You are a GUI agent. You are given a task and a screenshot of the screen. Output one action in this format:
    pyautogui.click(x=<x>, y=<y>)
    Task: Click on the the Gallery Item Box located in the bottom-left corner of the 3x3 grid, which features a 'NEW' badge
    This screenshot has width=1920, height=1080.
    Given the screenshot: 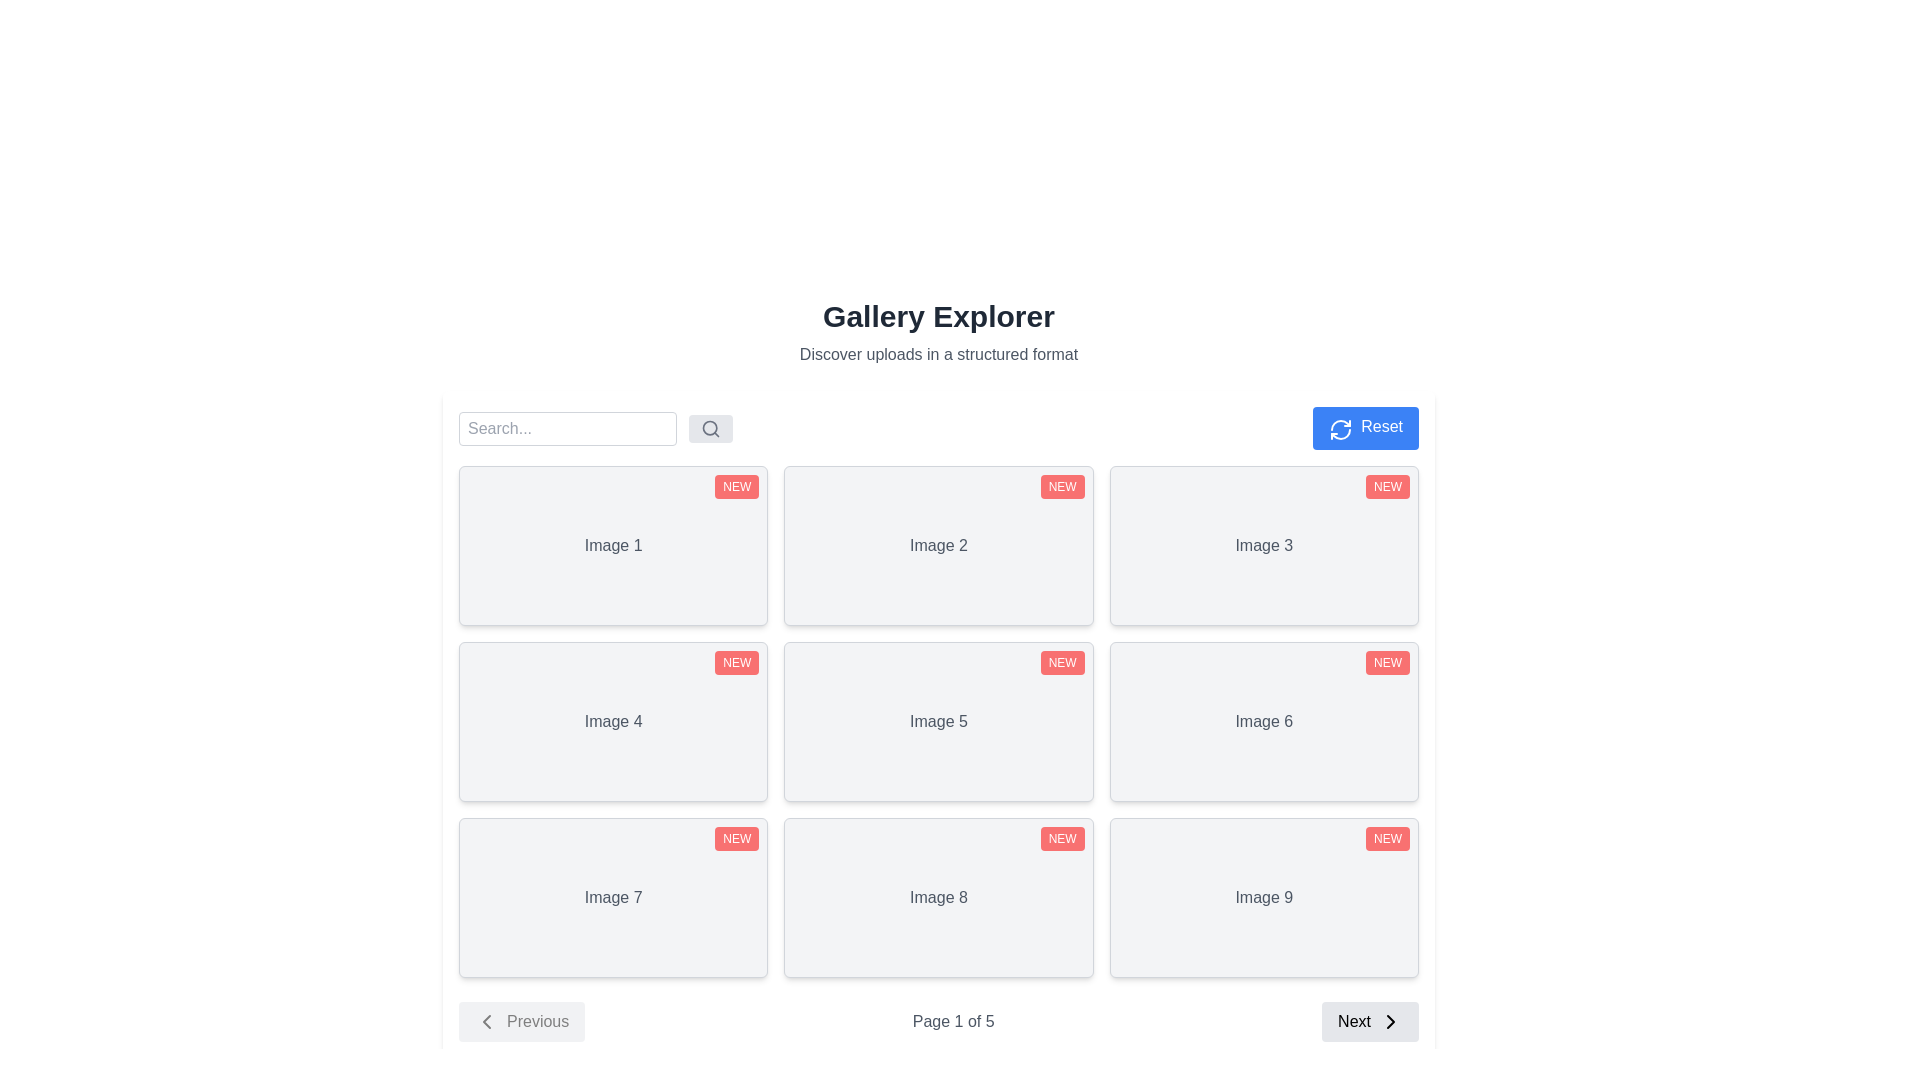 What is the action you would take?
    pyautogui.click(x=612, y=897)
    